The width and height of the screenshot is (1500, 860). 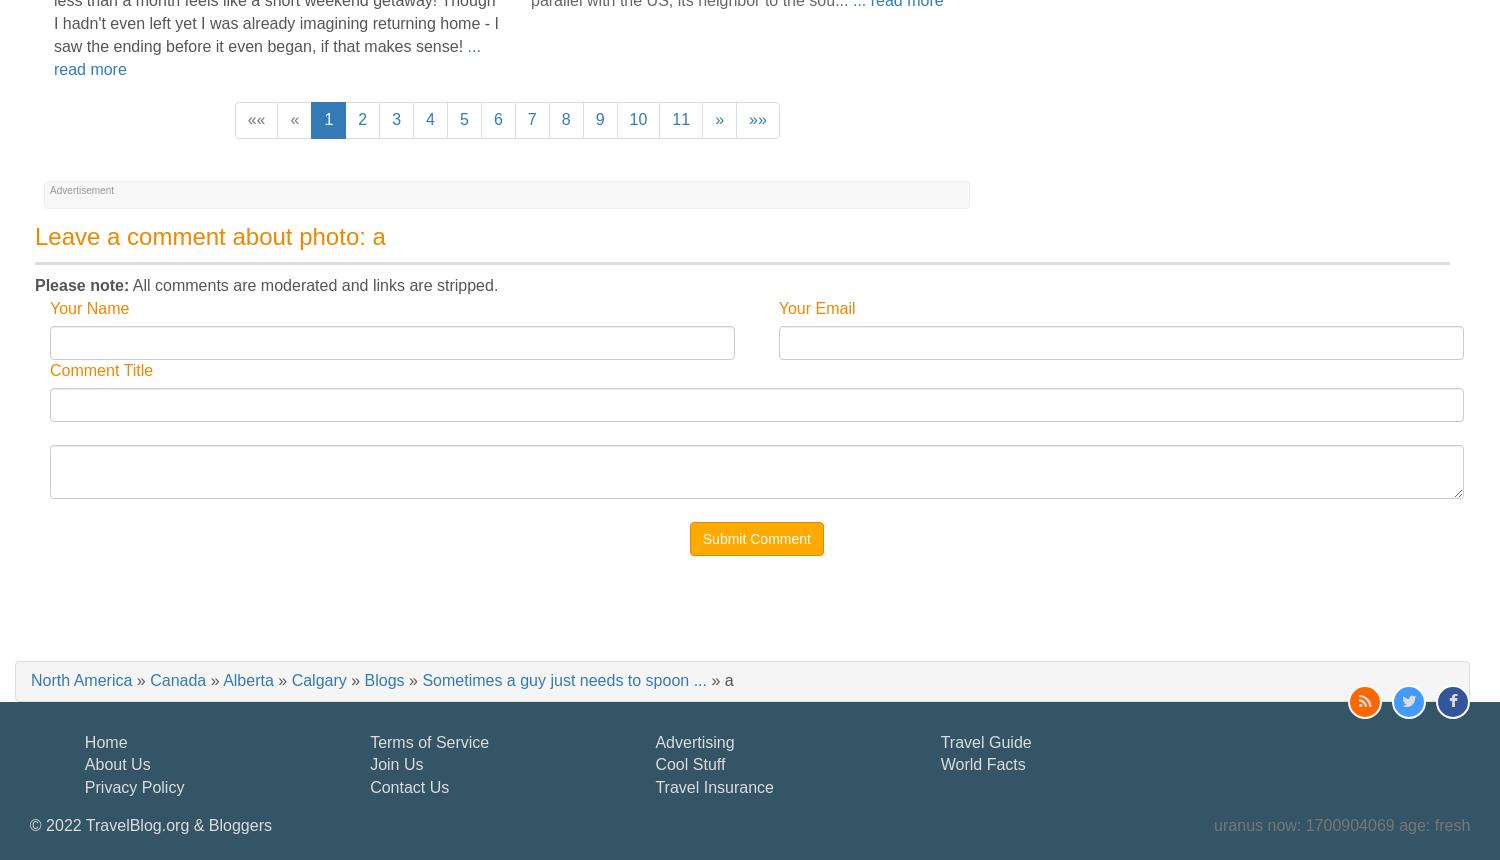 What do you see at coordinates (133, 787) in the screenshot?
I see `'Privacy Policy'` at bounding box center [133, 787].